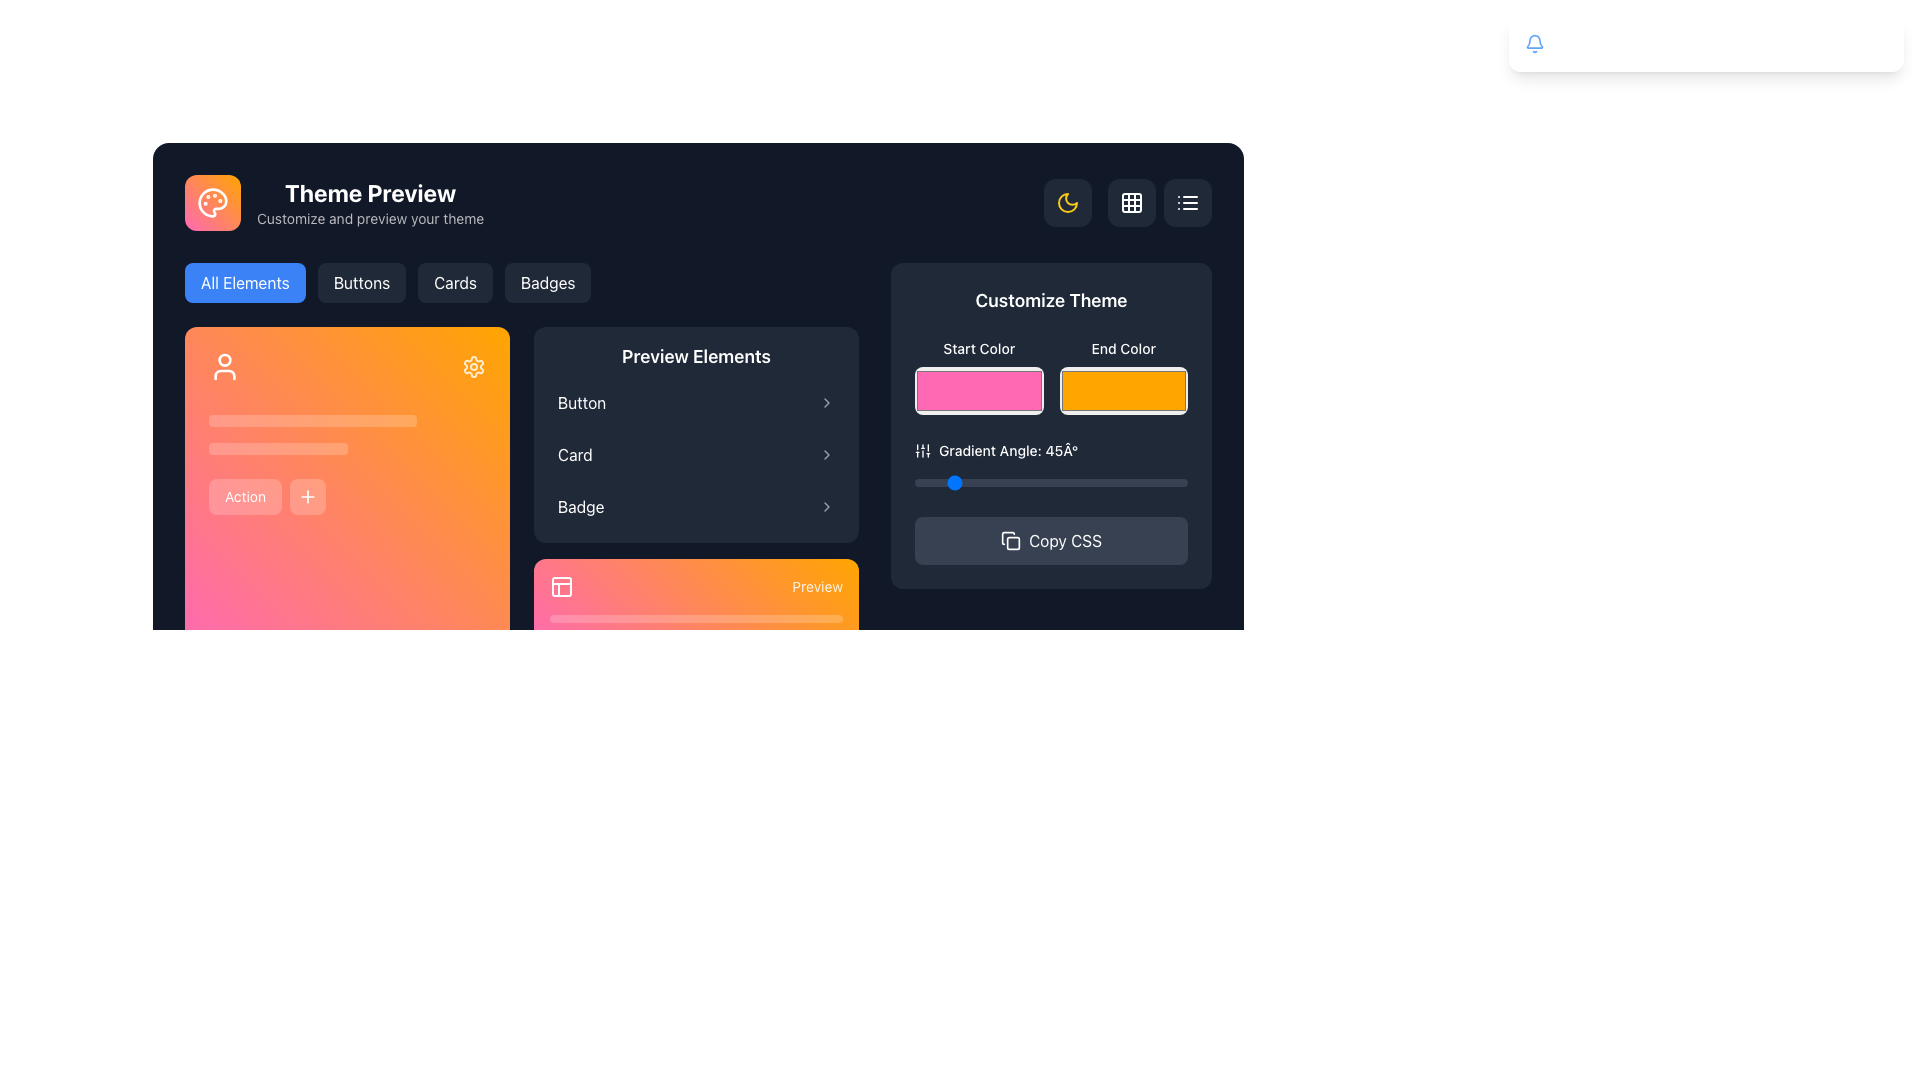 The height and width of the screenshot is (1080, 1920). I want to click on the blue bell icon located in the top right corner of the interface, so click(1533, 43).